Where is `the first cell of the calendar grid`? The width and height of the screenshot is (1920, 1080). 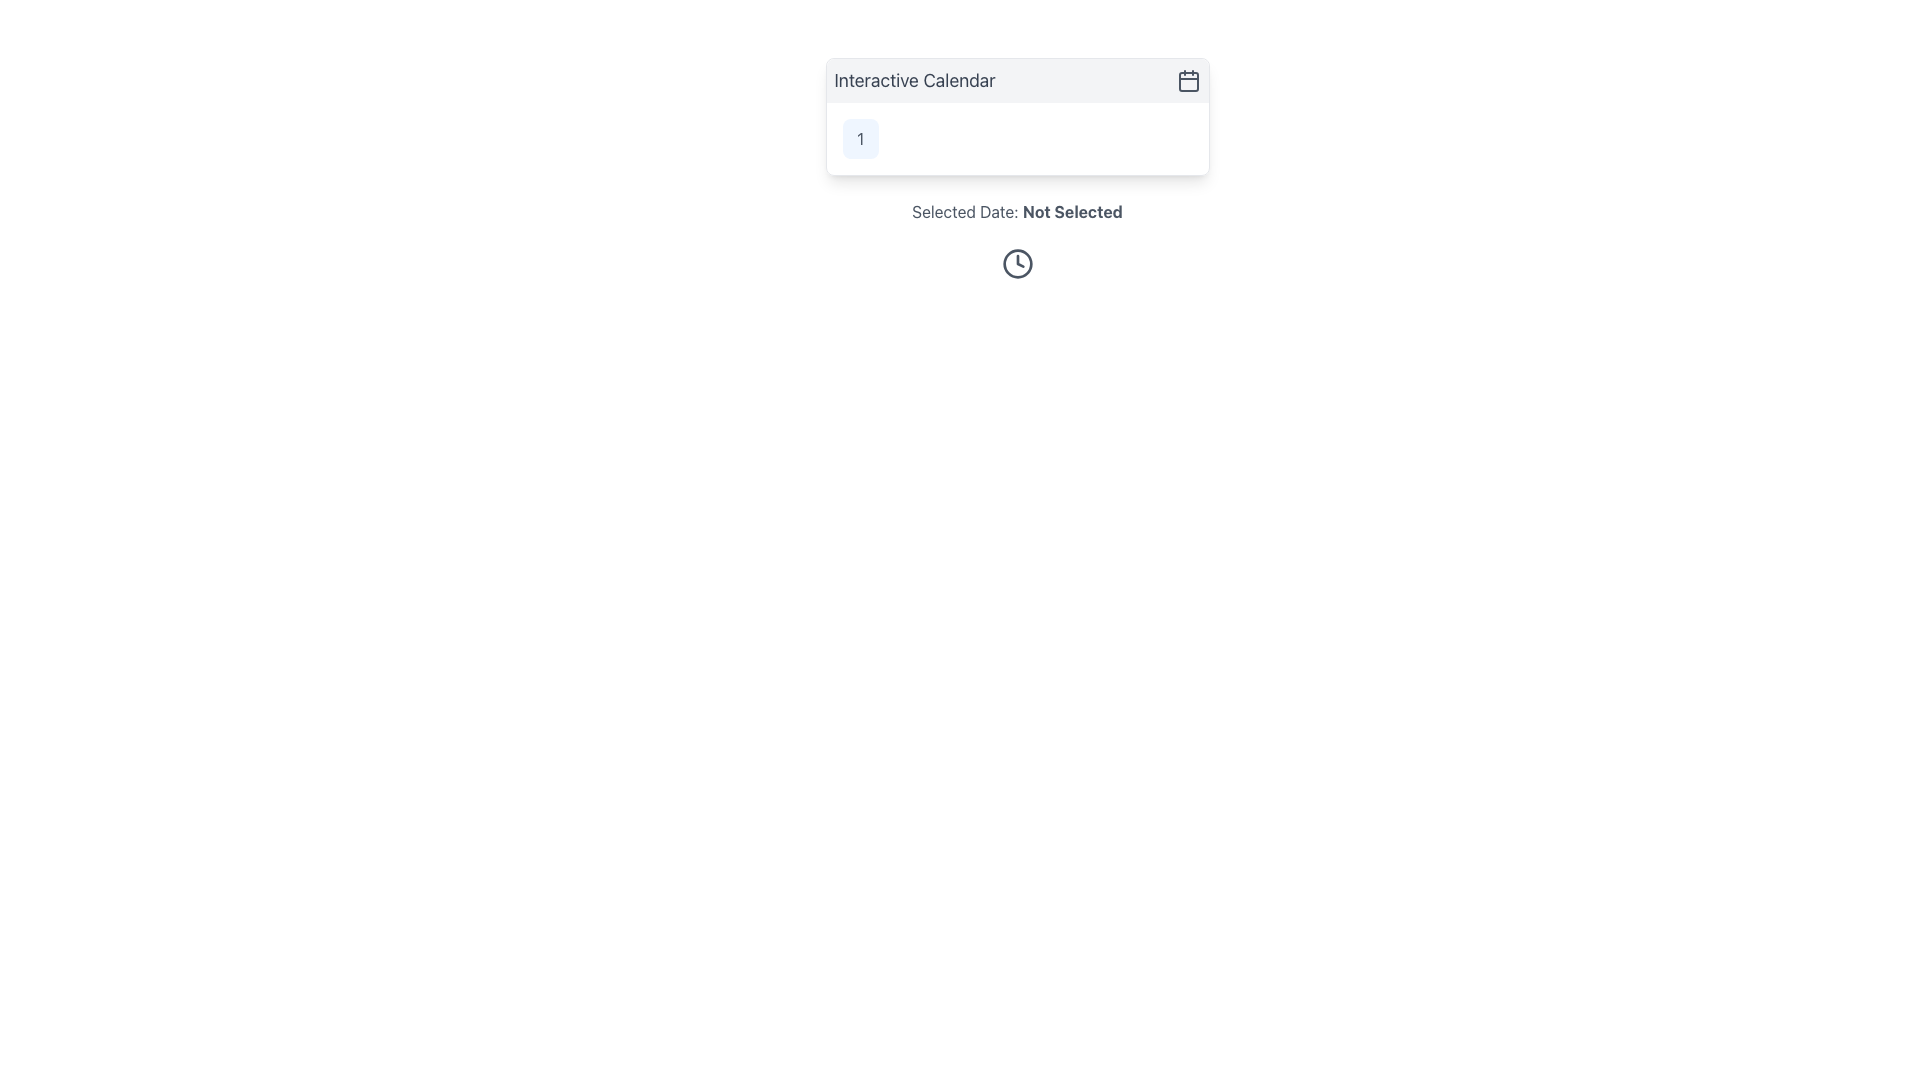 the first cell of the calendar grid is located at coordinates (1017, 137).